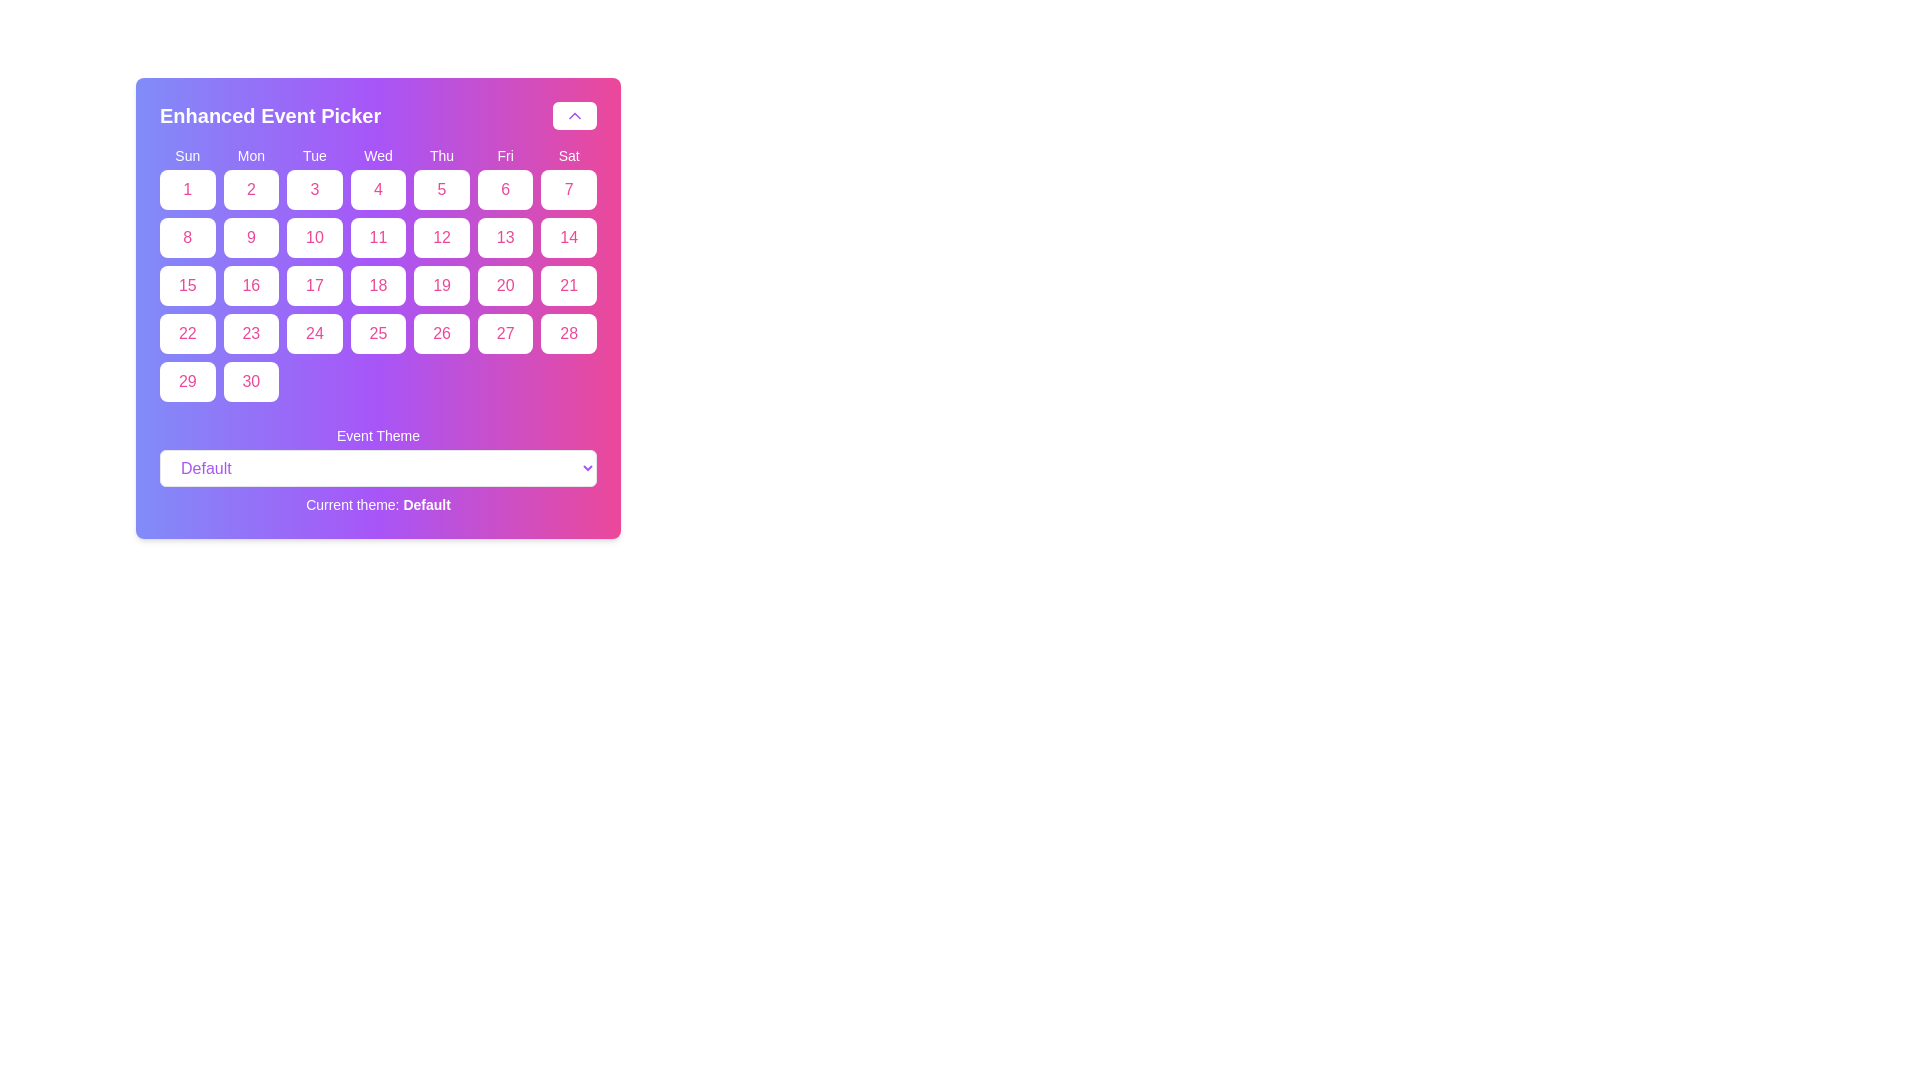 The image size is (1920, 1080). What do you see at coordinates (313, 237) in the screenshot?
I see `the button labeled '10' in the calendar interface` at bounding box center [313, 237].